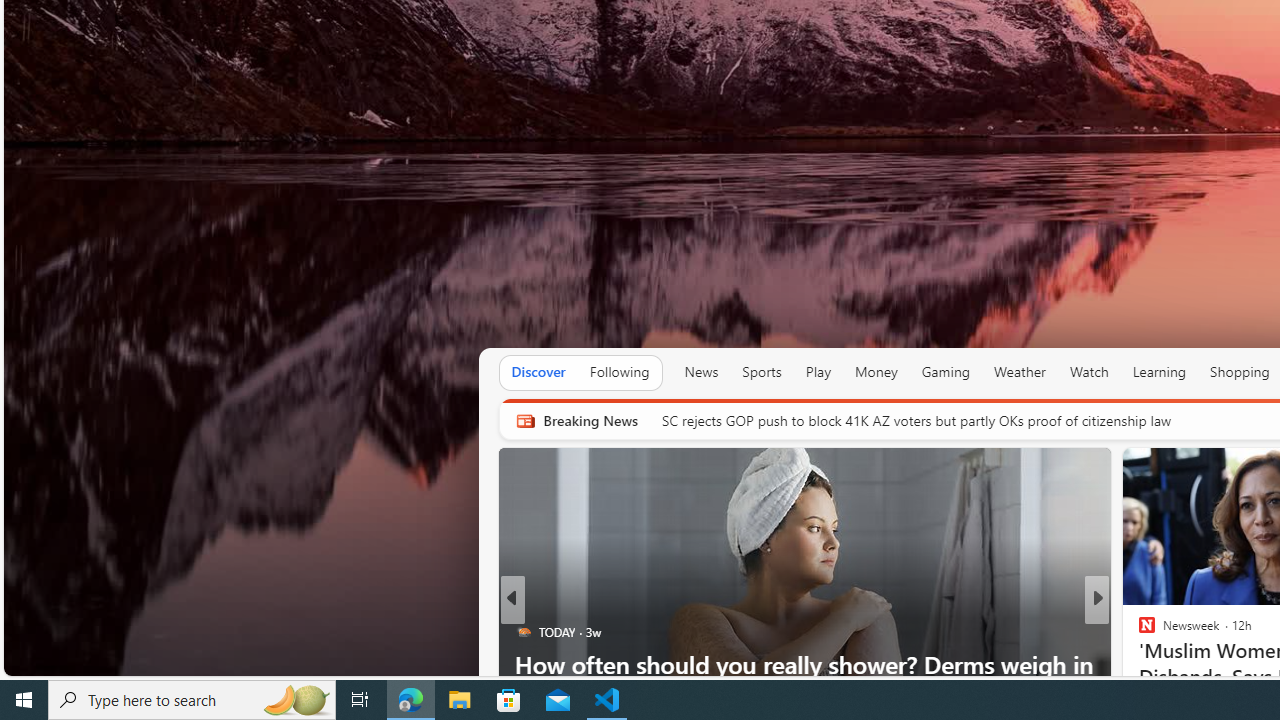  Describe the element at coordinates (944, 372) in the screenshot. I see `'Gaming'` at that location.